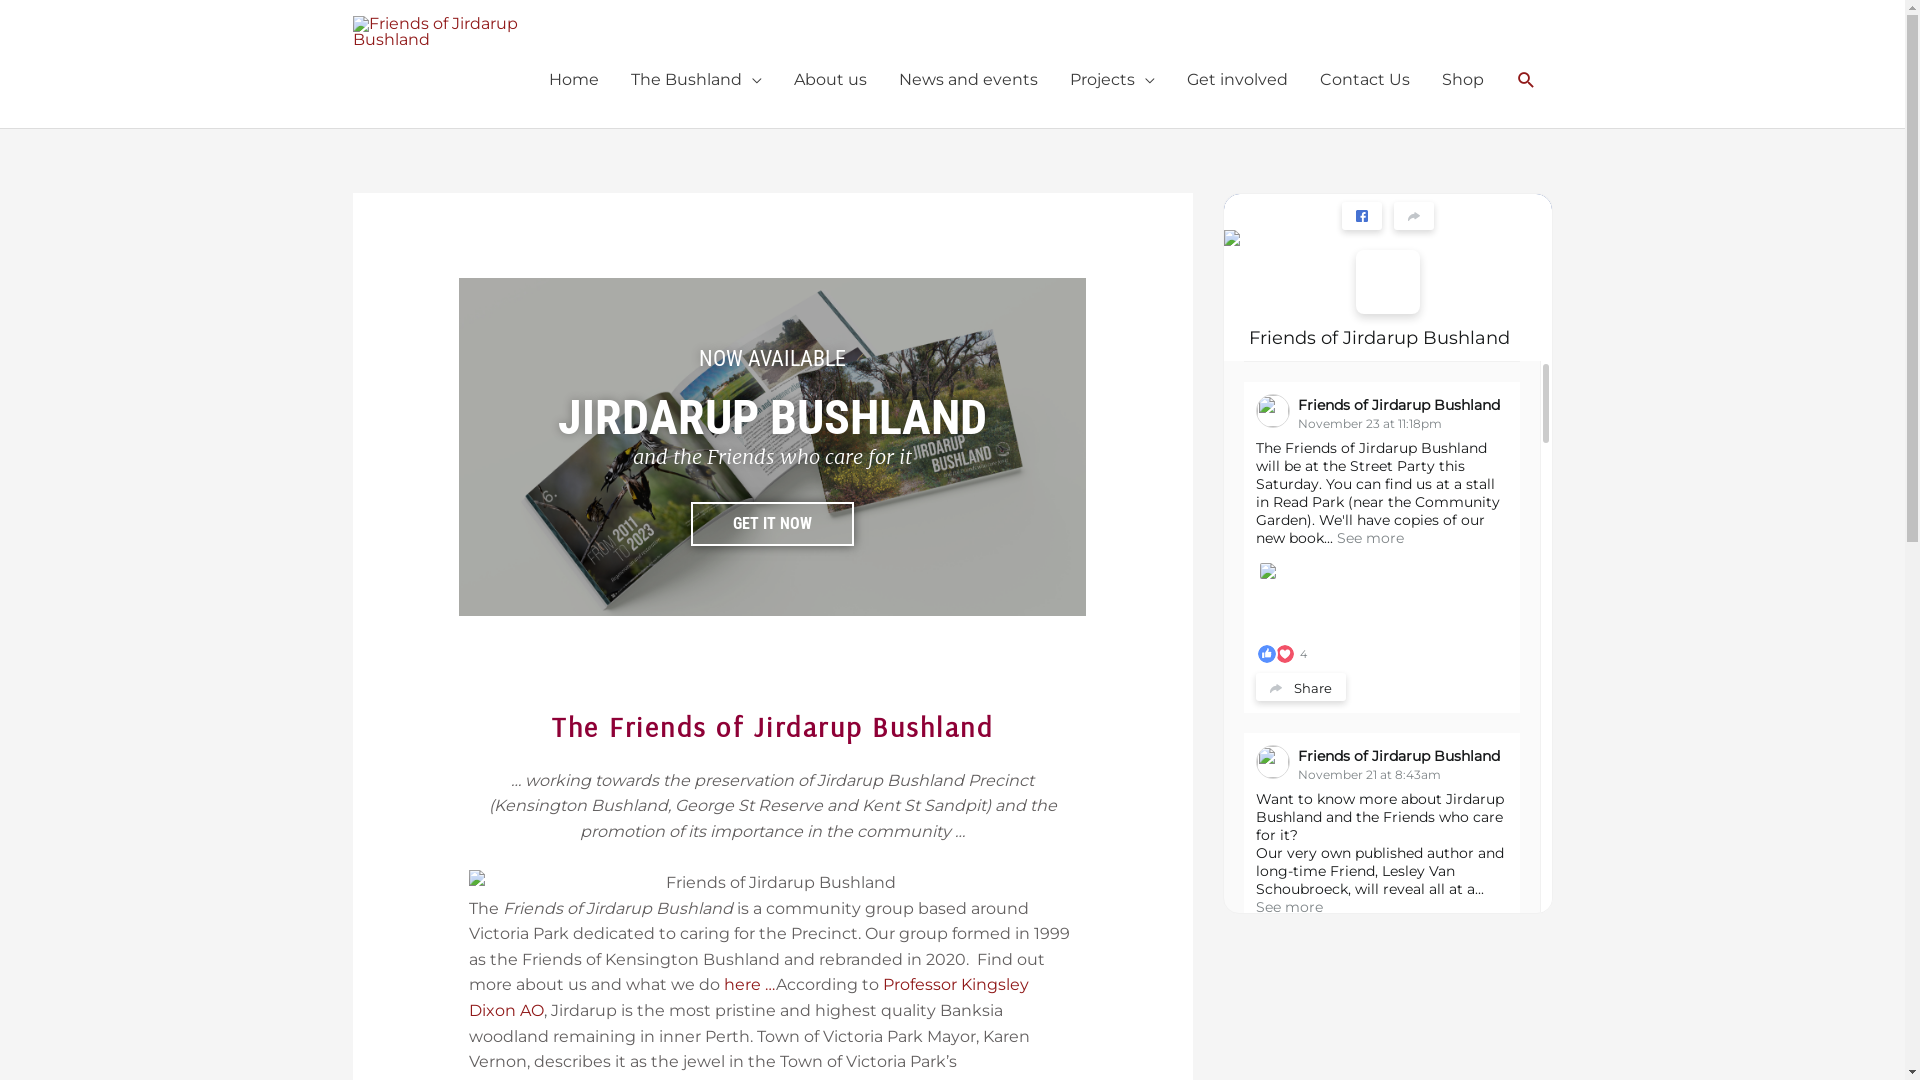  What do you see at coordinates (776, 79) in the screenshot?
I see `'About us'` at bounding box center [776, 79].